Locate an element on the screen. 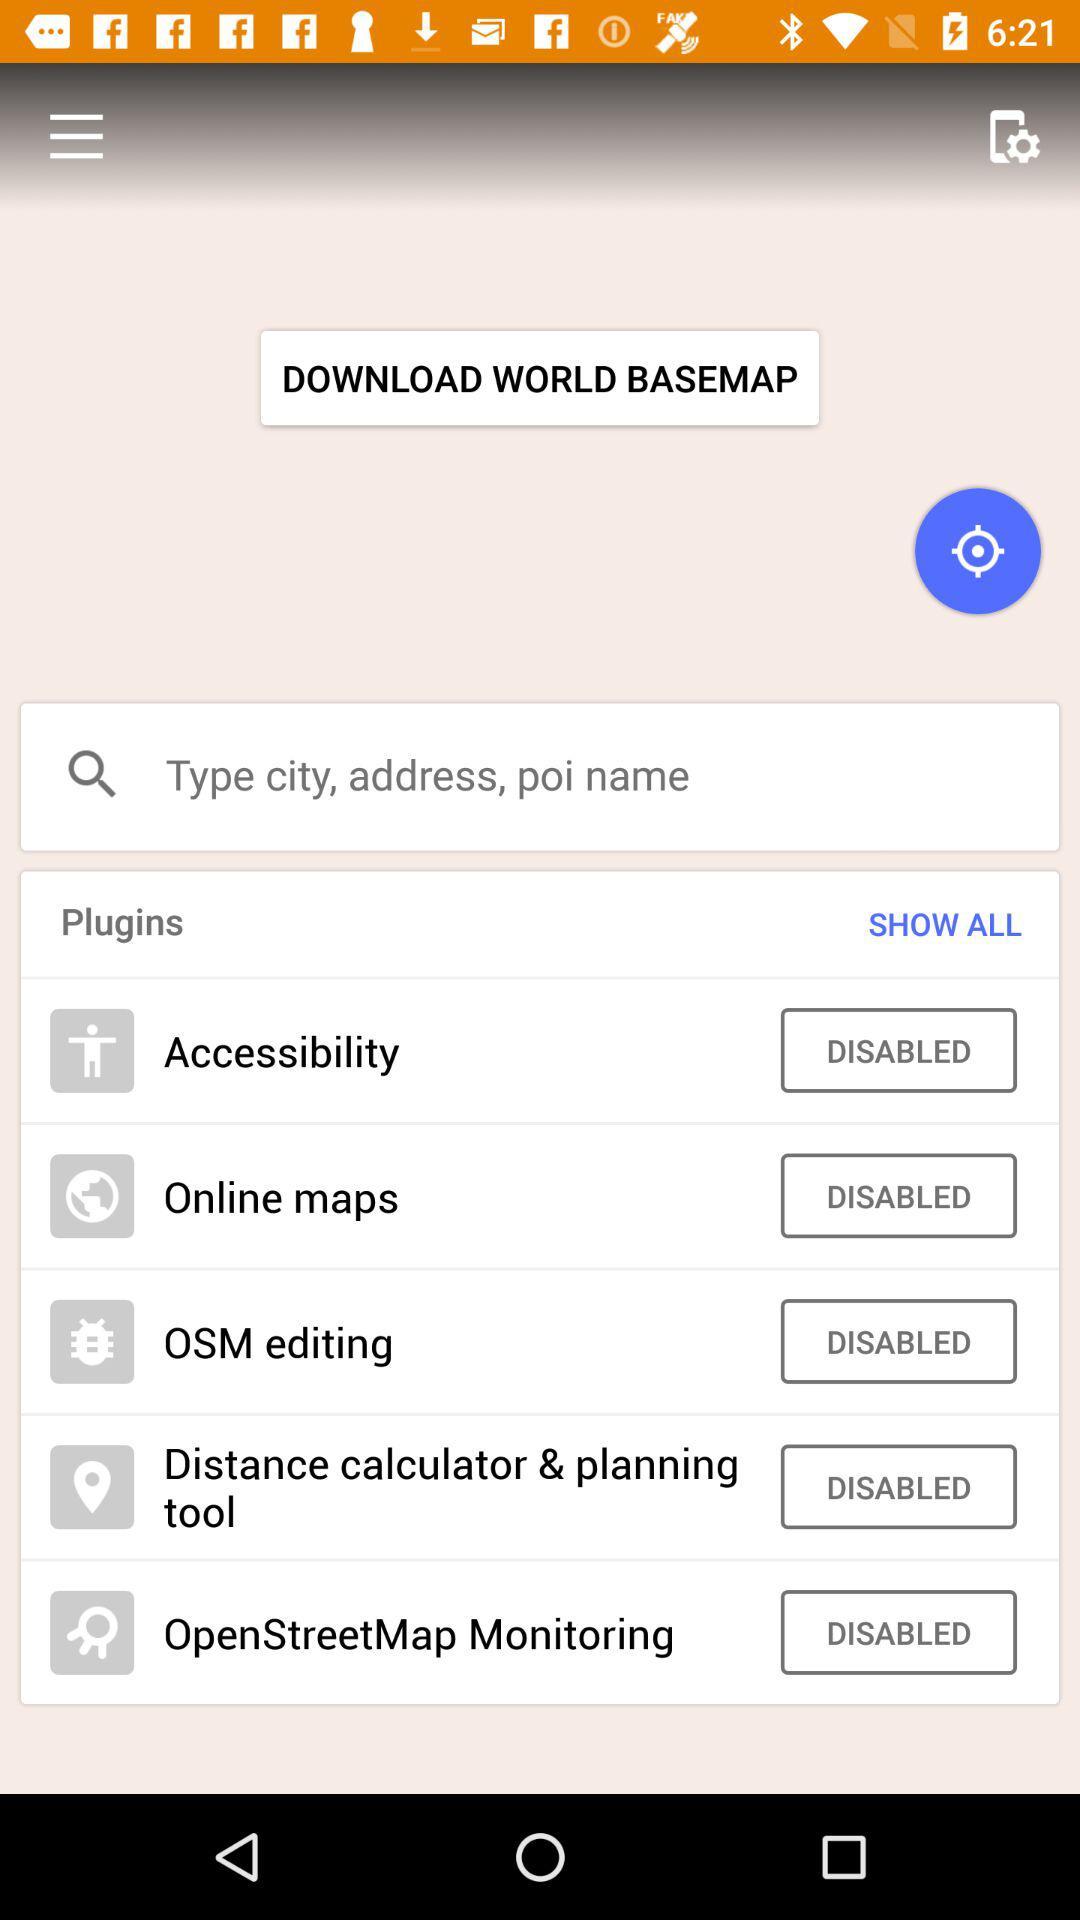 Image resolution: width=1080 pixels, height=1920 pixels. show all icon is located at coordinates (906, 923).